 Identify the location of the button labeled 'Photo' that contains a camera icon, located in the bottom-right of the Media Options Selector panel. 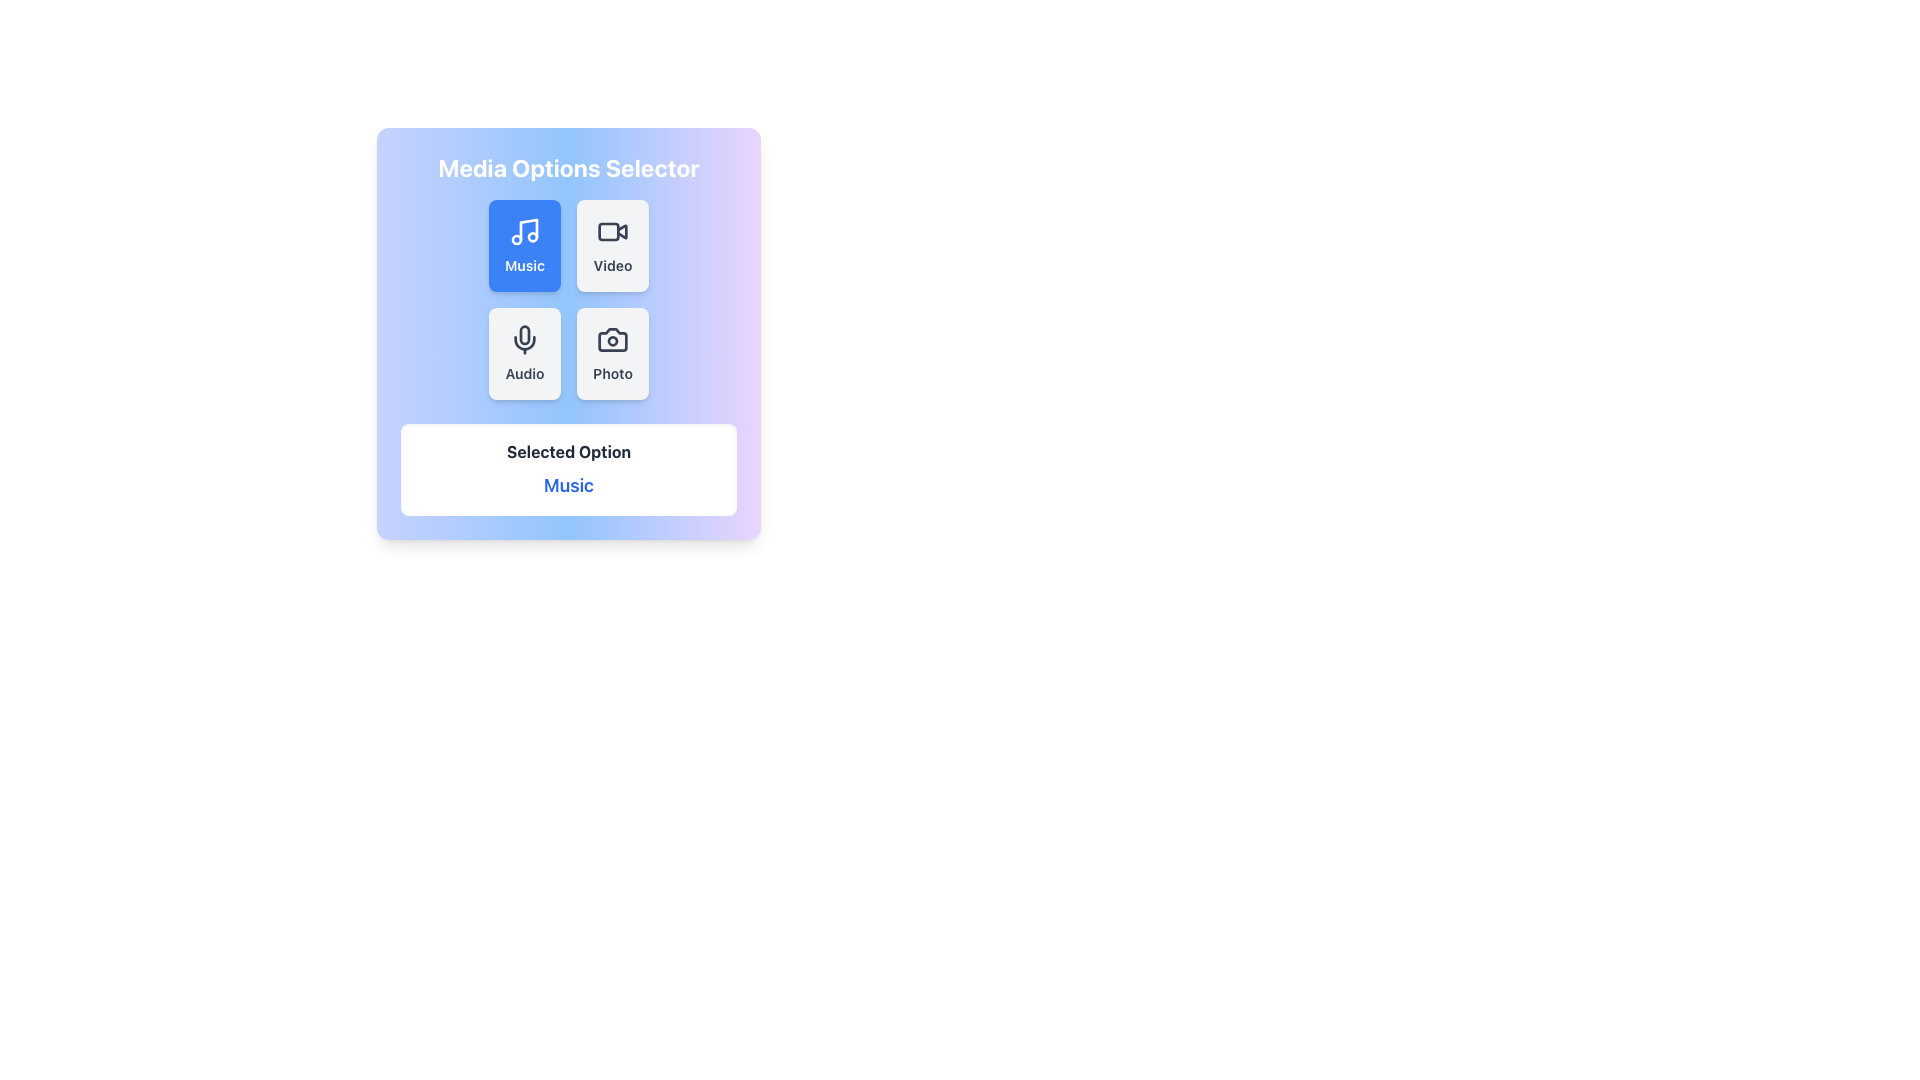
(612, 338).